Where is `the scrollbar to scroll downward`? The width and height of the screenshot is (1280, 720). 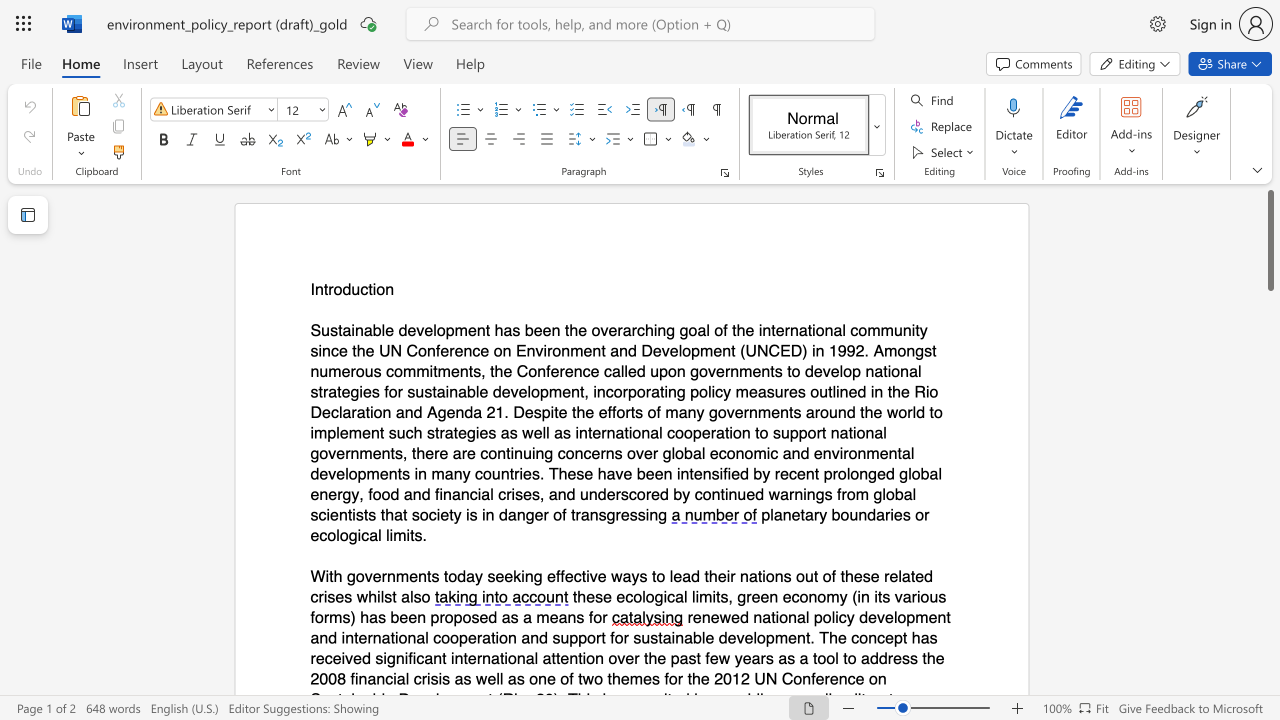
the scrollbar to scroll downward is located at coordinates (1269, 508).